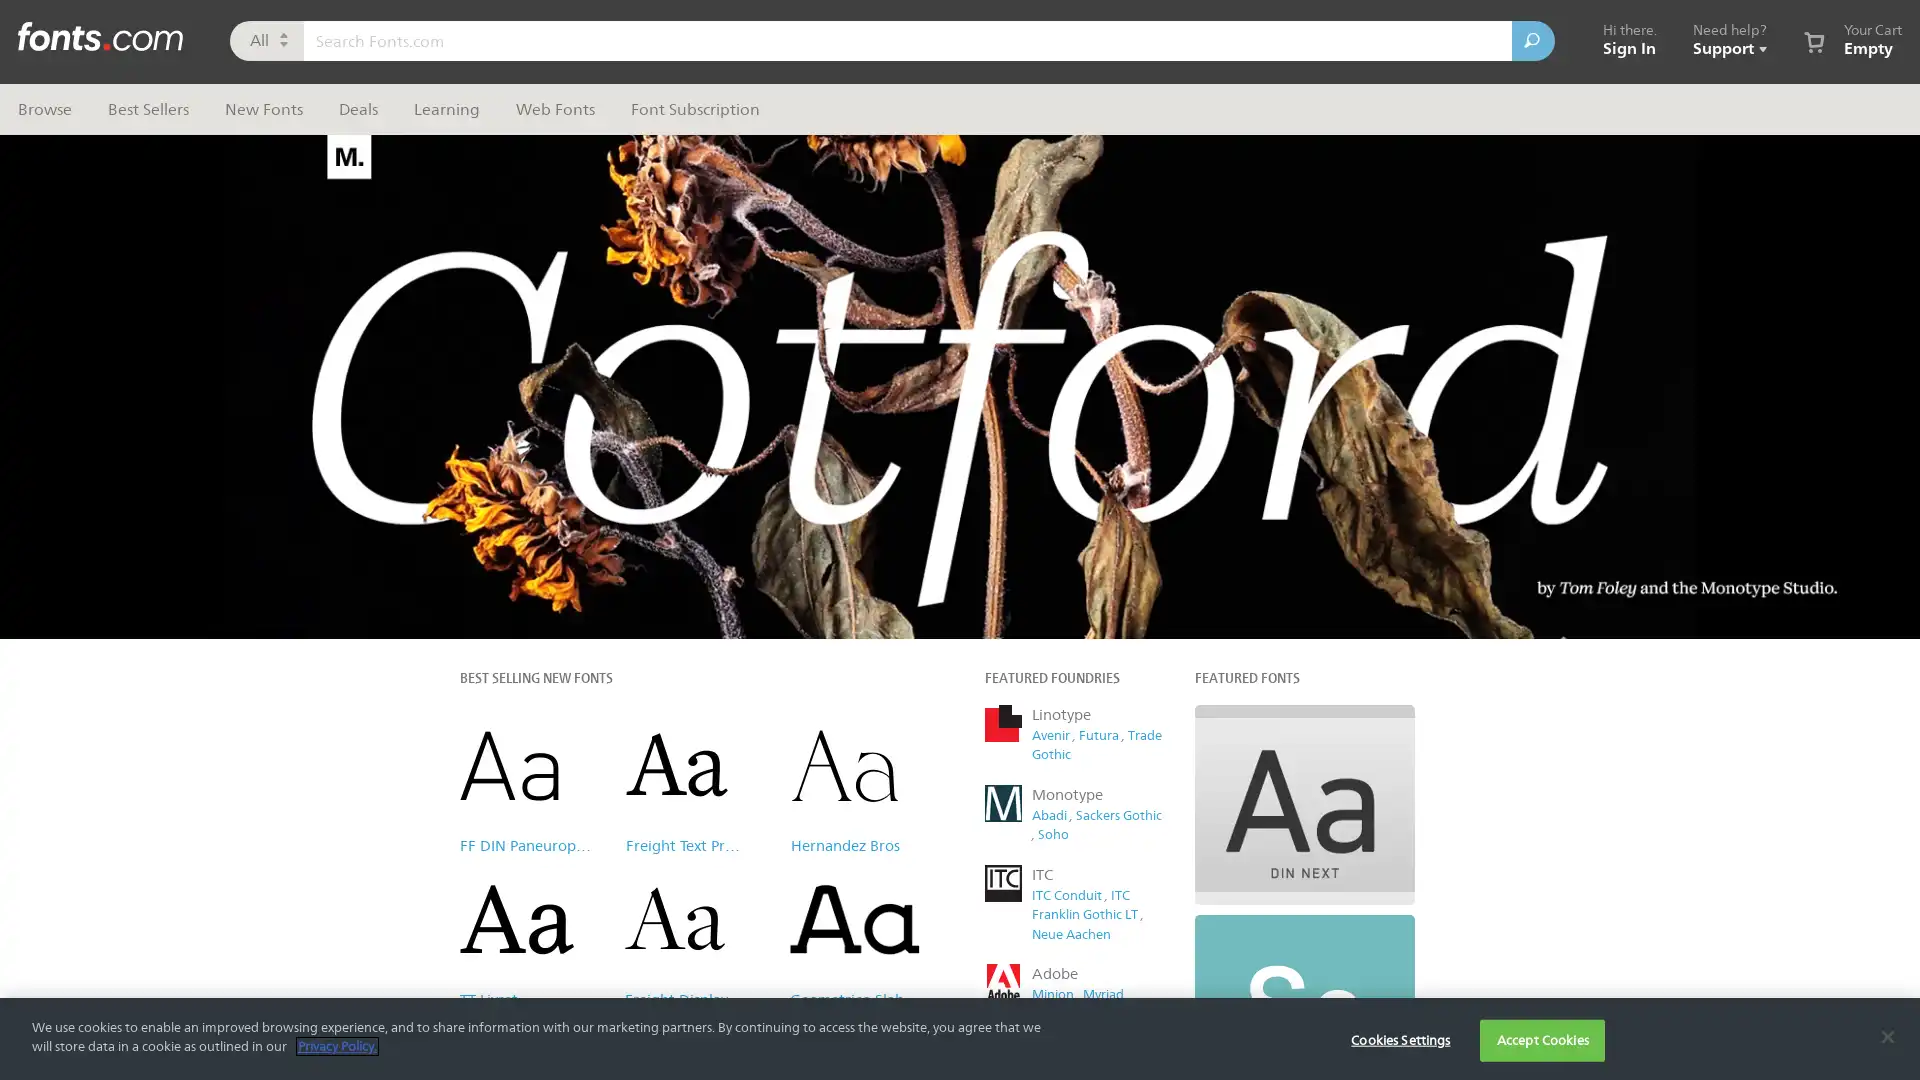  Describe the element at coordinates (1886, 1035) in the screenshot. I see `Close` at that location.